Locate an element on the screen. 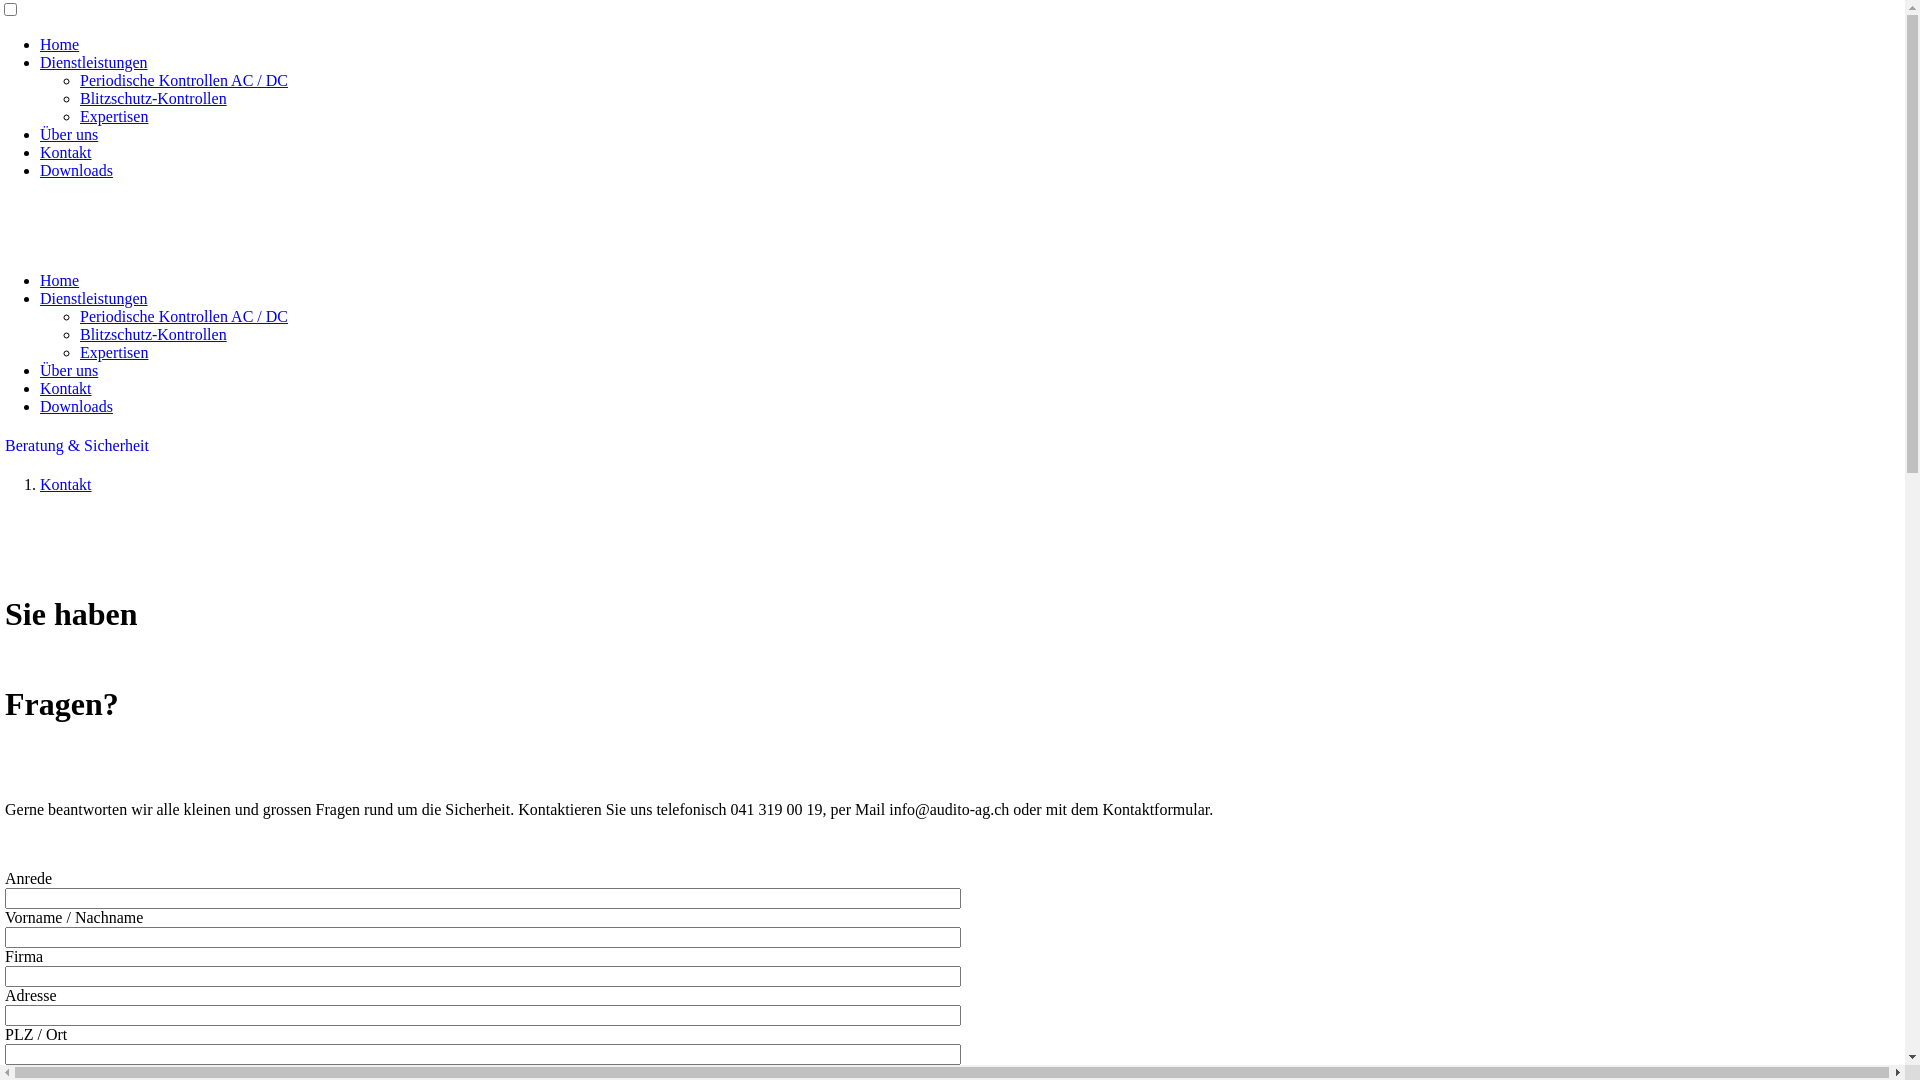 This screenshot has height=1080, width=1920. 'Kontakt' is located at coordinates (66, 151).